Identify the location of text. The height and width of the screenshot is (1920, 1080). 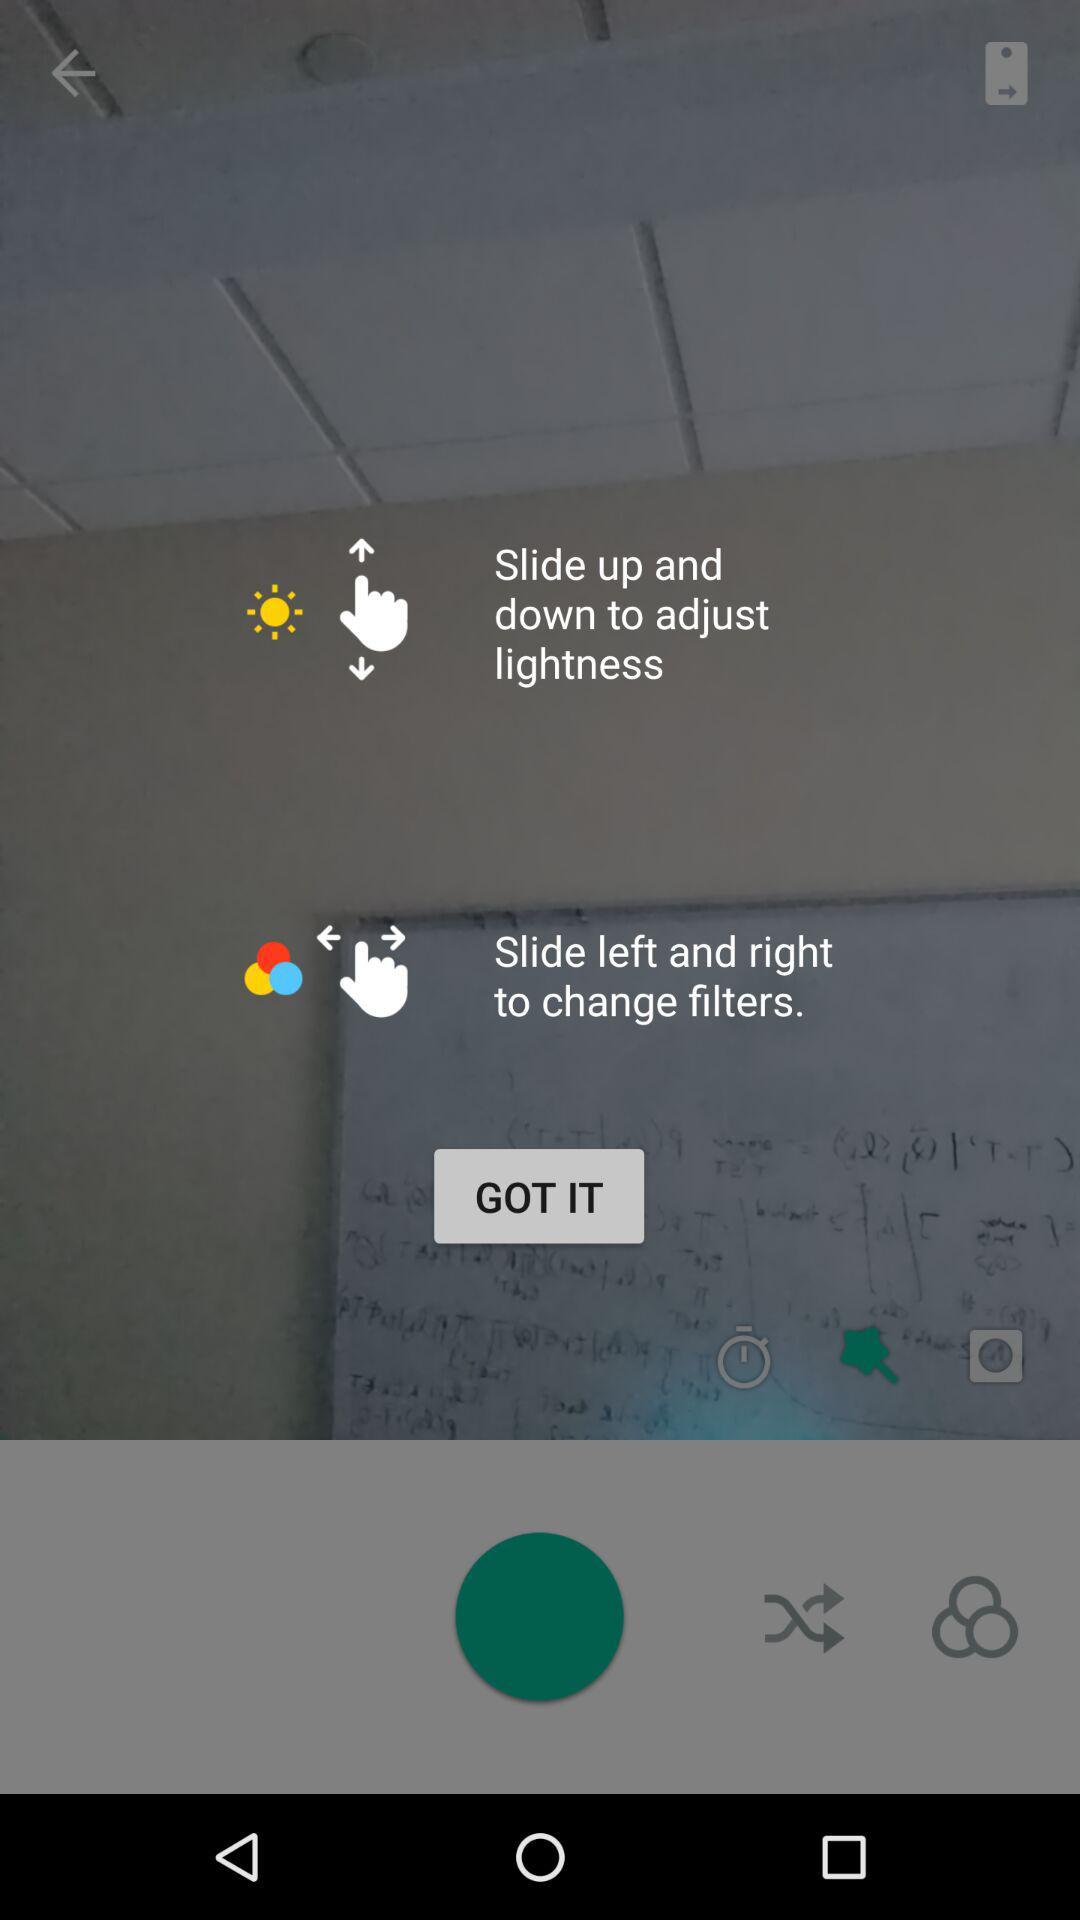
(995, 1356).